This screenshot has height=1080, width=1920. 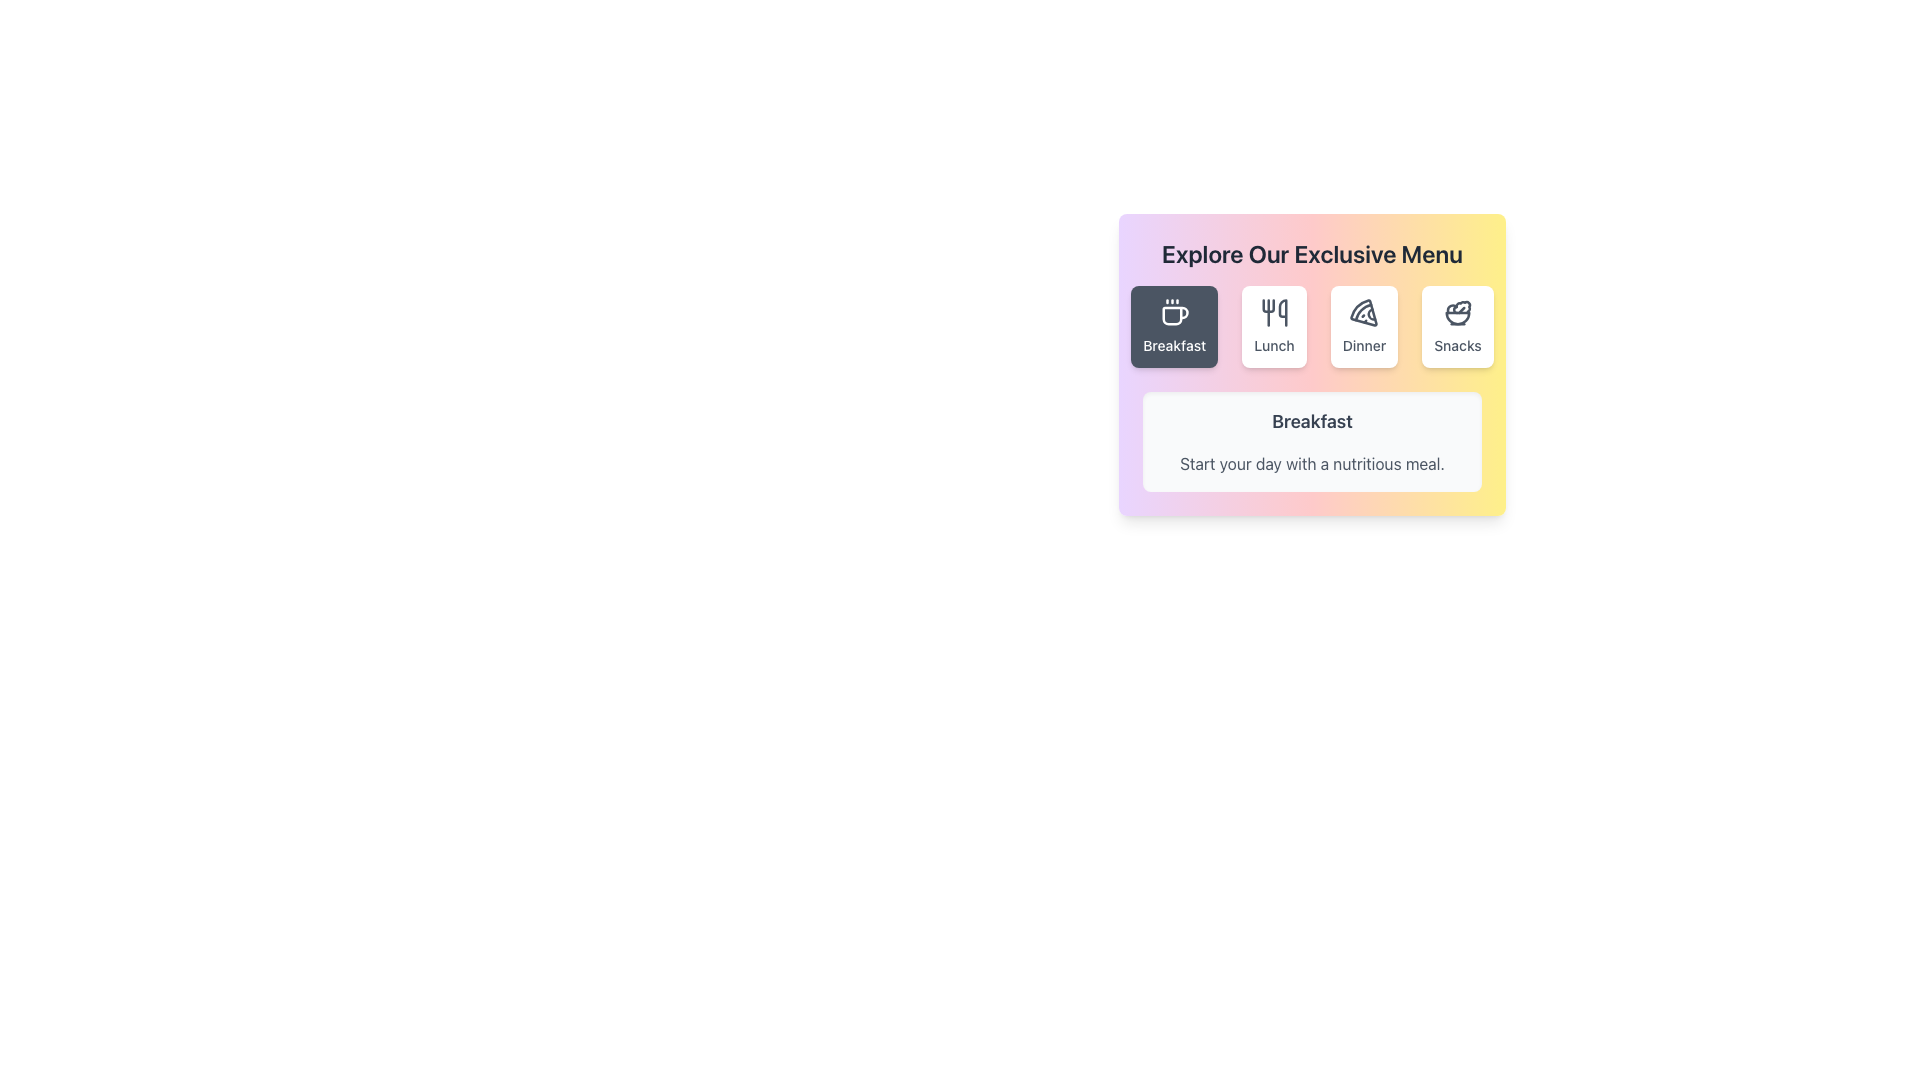 I want to click on the salad bowl icon representing the 'Snacks' menu option, which is located in the upper-right corner of the card grid layout, just above the label 'Snacks', so click(x=1458, y=312).